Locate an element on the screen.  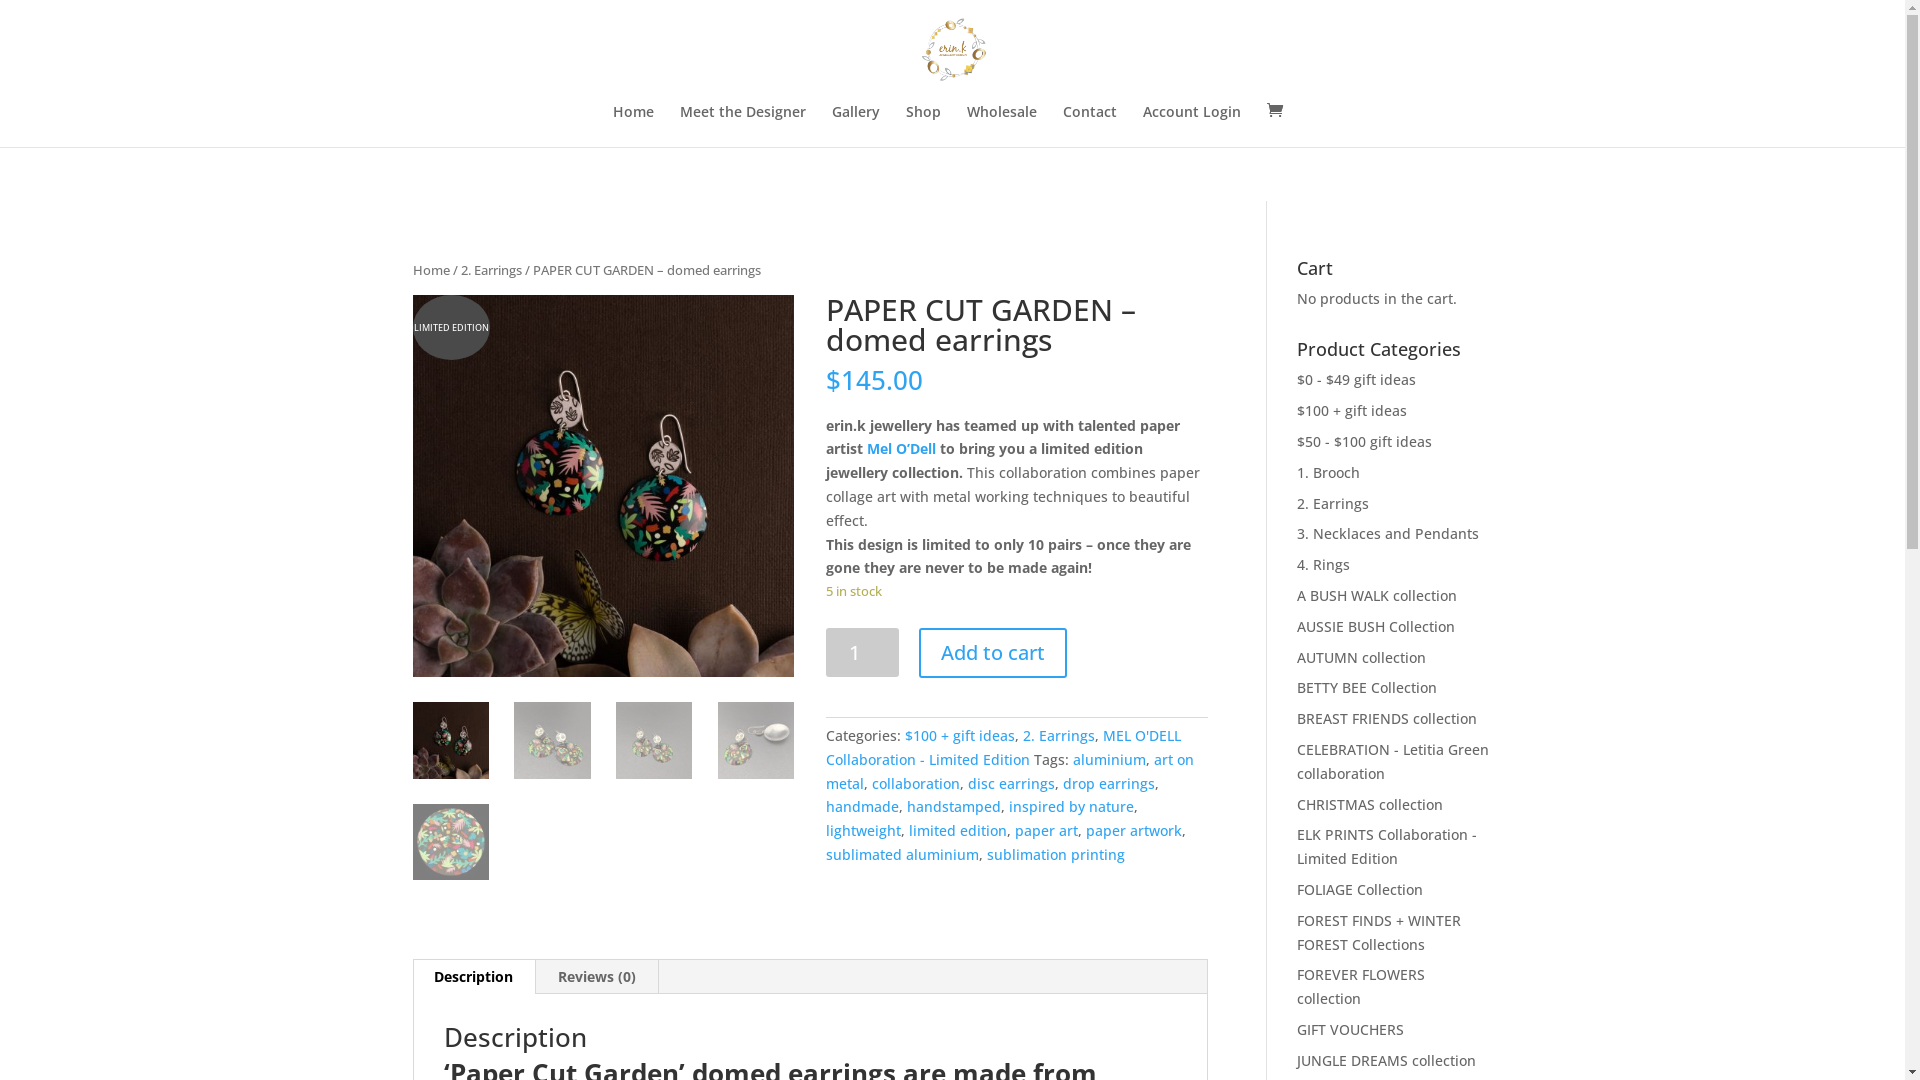
'BETTY BEE Collection' is located at coordinates (1296, 686).